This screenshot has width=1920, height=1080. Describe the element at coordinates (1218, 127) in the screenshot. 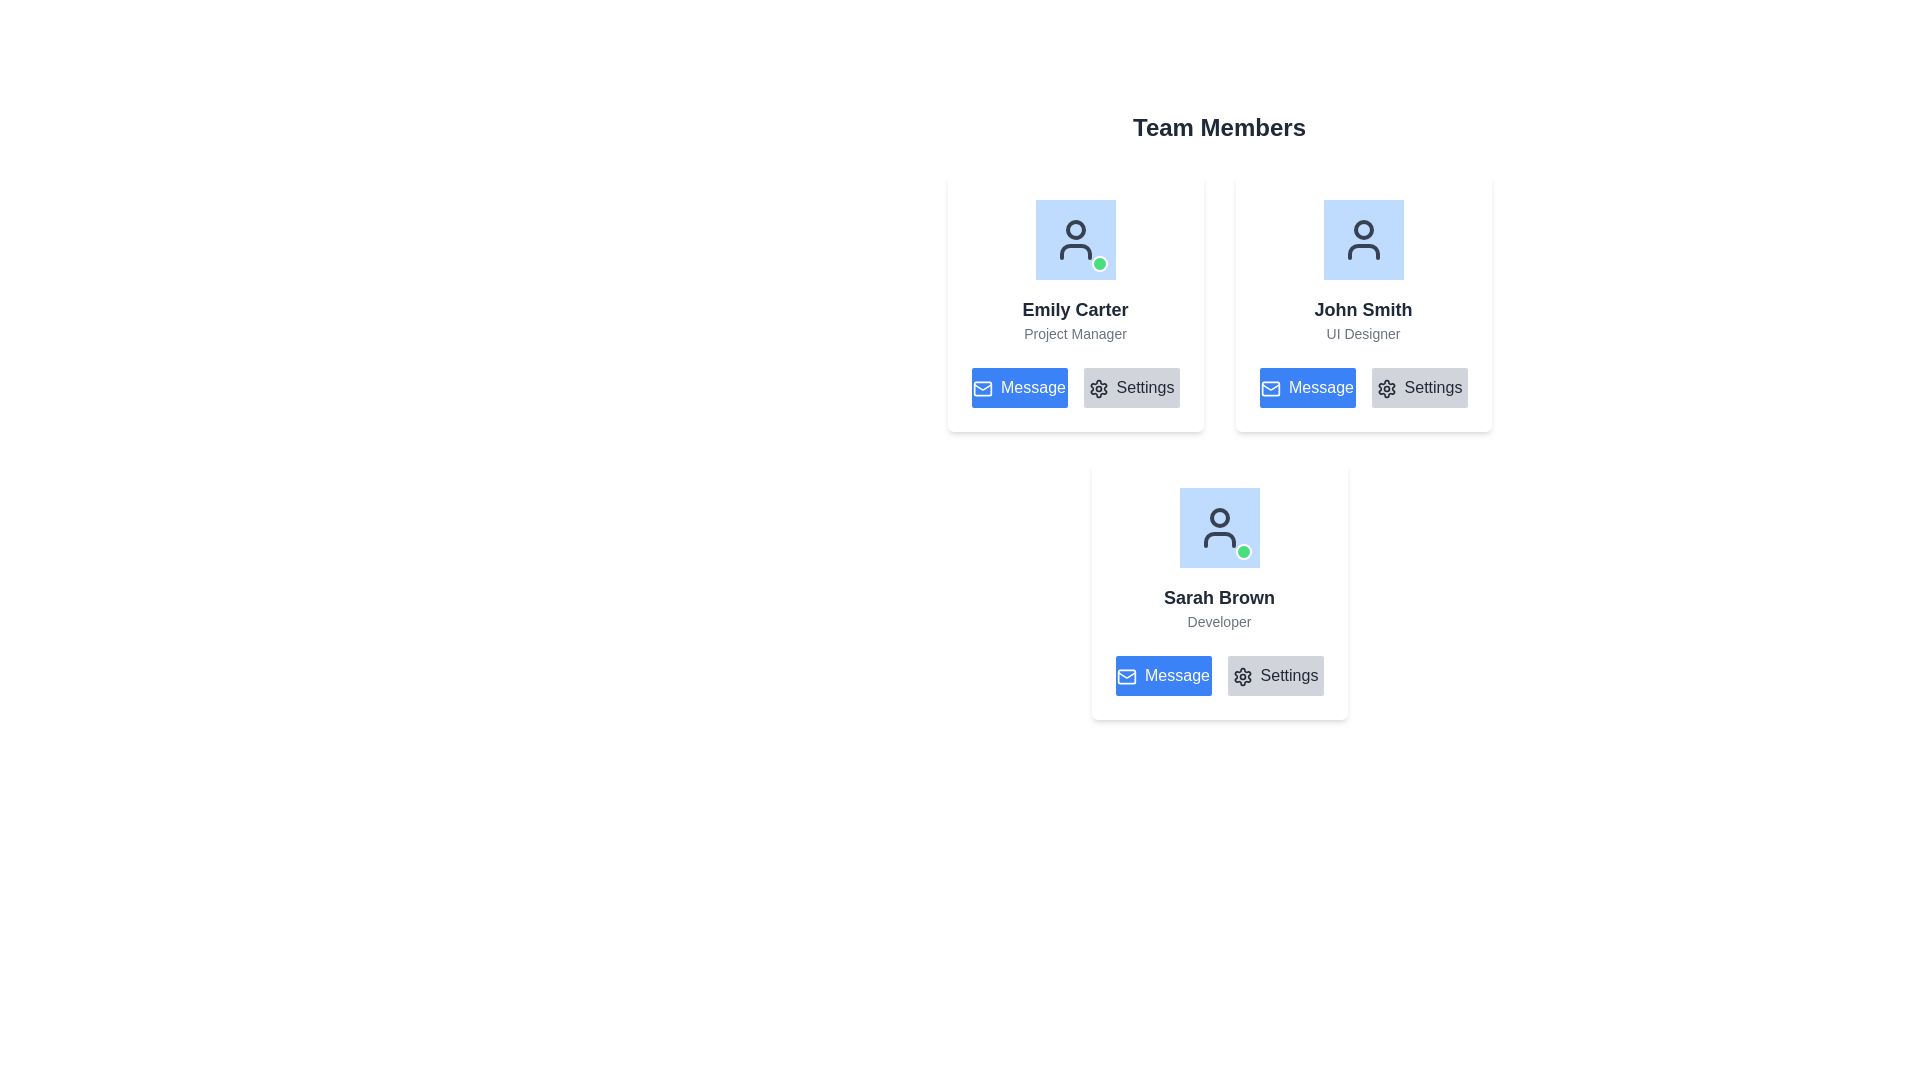

I see `text displayed in the 'Team Members' header, which is a bold, large font text located at the top center of the page` at that location.